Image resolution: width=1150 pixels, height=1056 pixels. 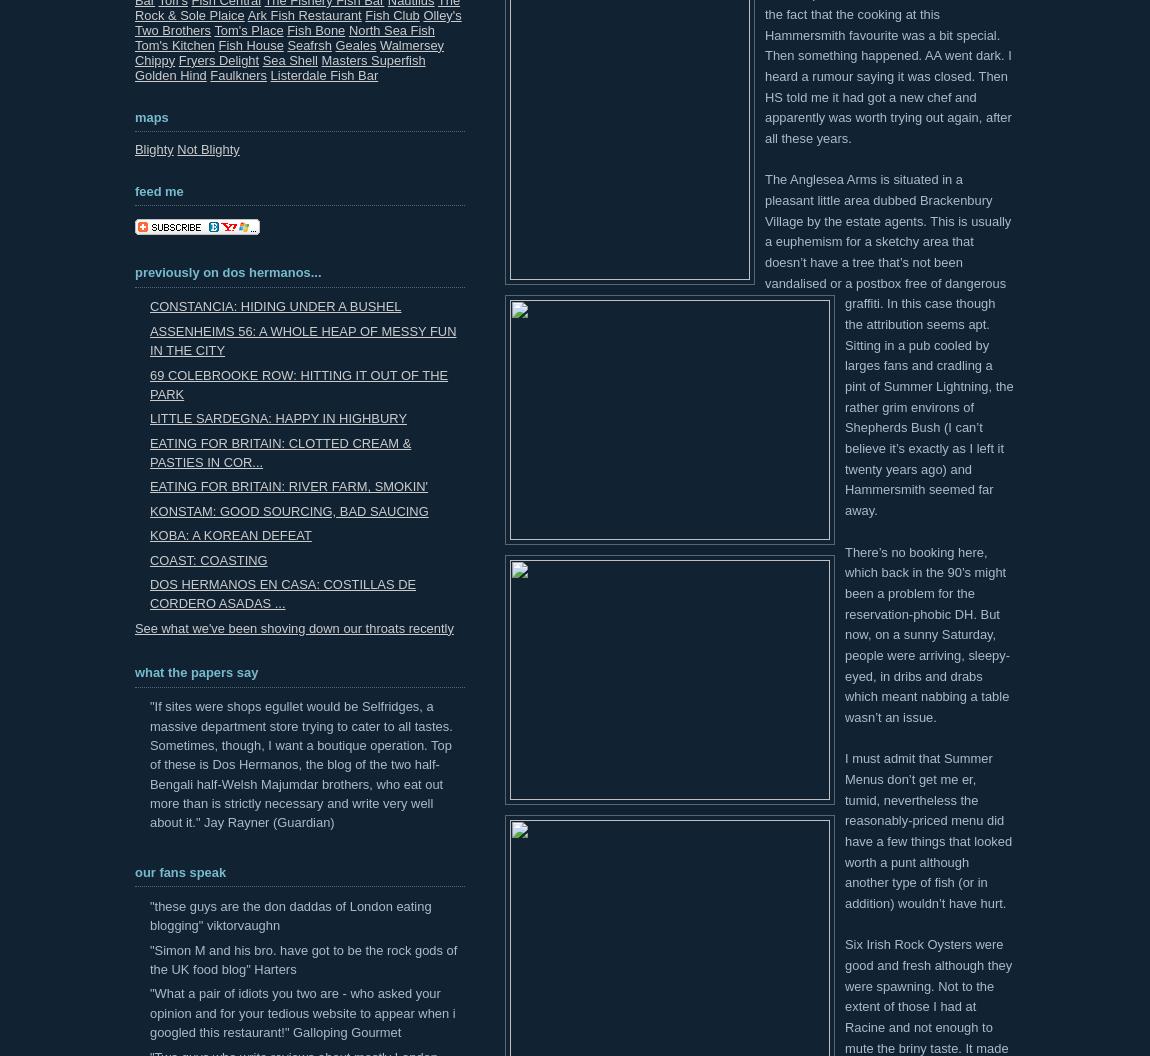 What do you see at coordinates (158, 190) in the screenshot?
I see `'Feed Me'` at bounding box center [158, 190].